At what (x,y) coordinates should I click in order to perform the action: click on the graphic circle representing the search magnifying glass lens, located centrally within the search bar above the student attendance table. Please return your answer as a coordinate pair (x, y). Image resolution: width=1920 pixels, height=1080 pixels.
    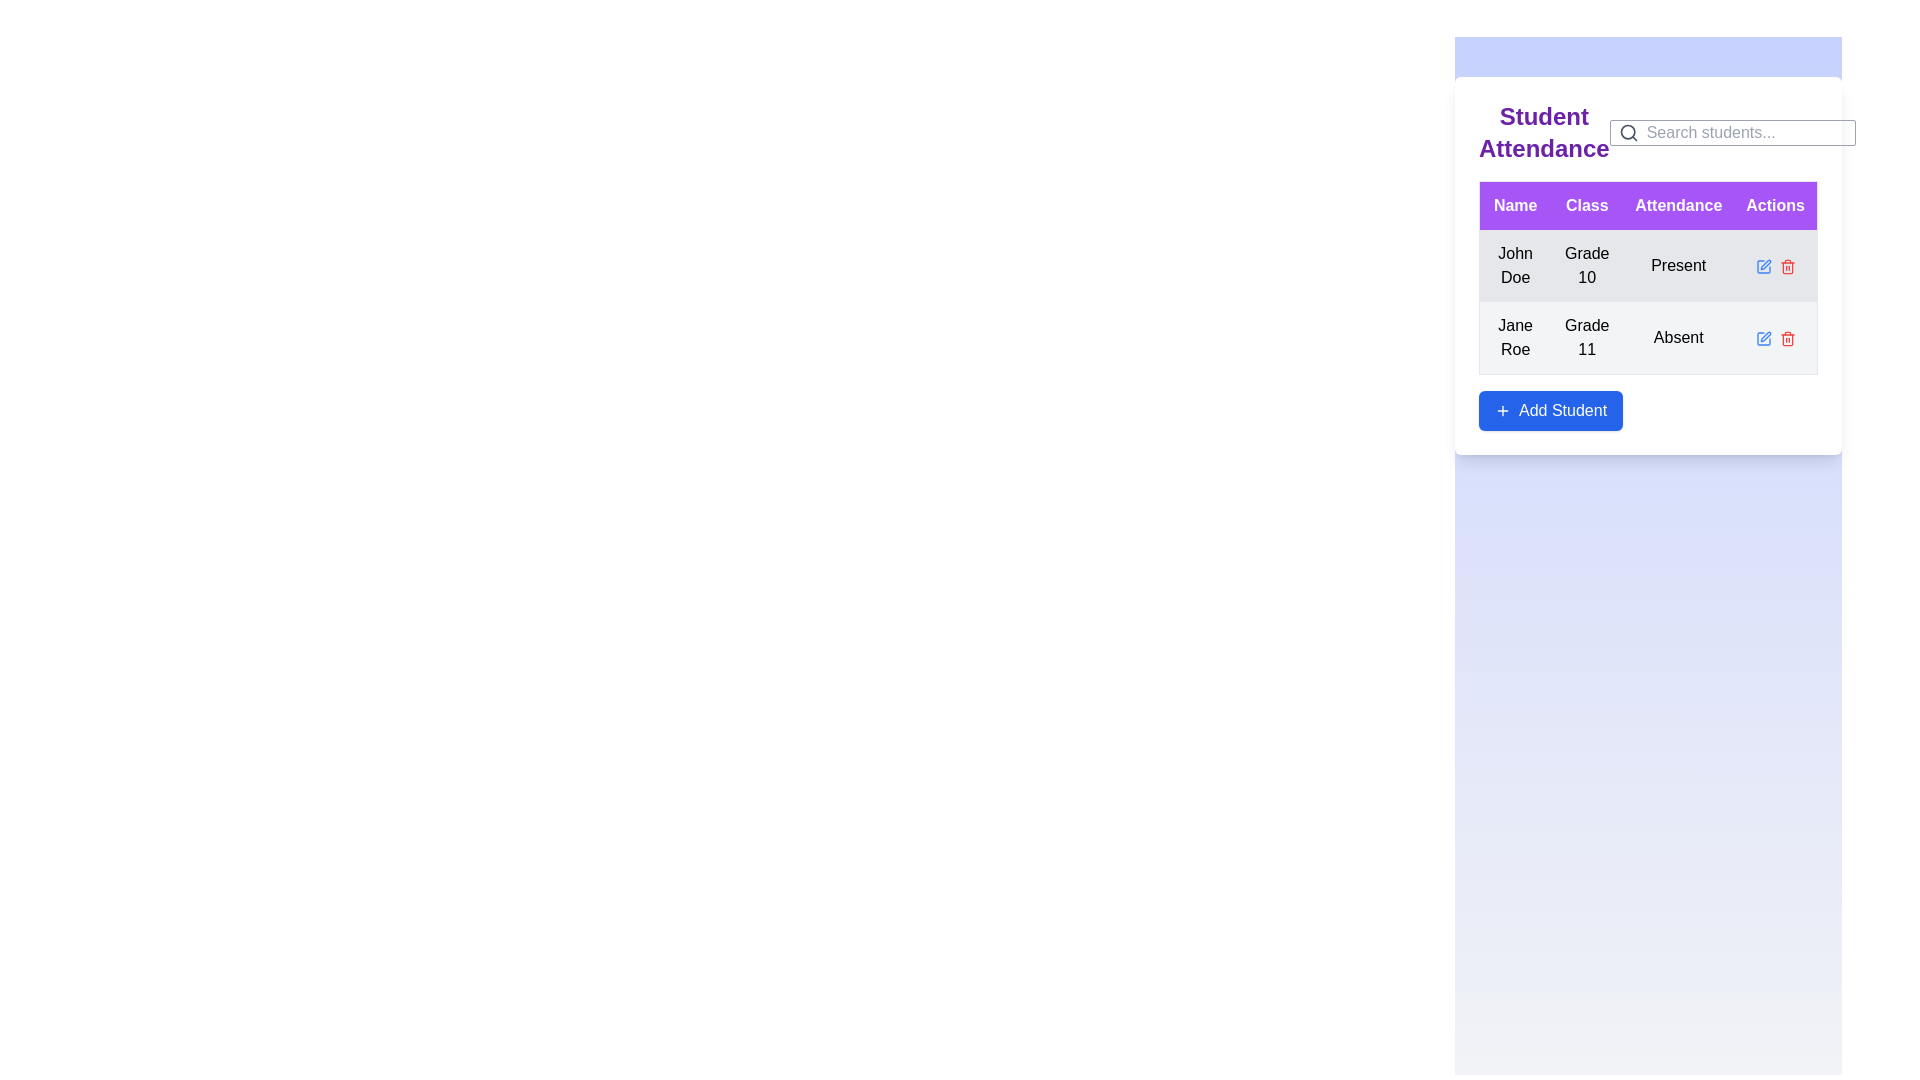
    Looking at the image, I should click on (1627, 132).